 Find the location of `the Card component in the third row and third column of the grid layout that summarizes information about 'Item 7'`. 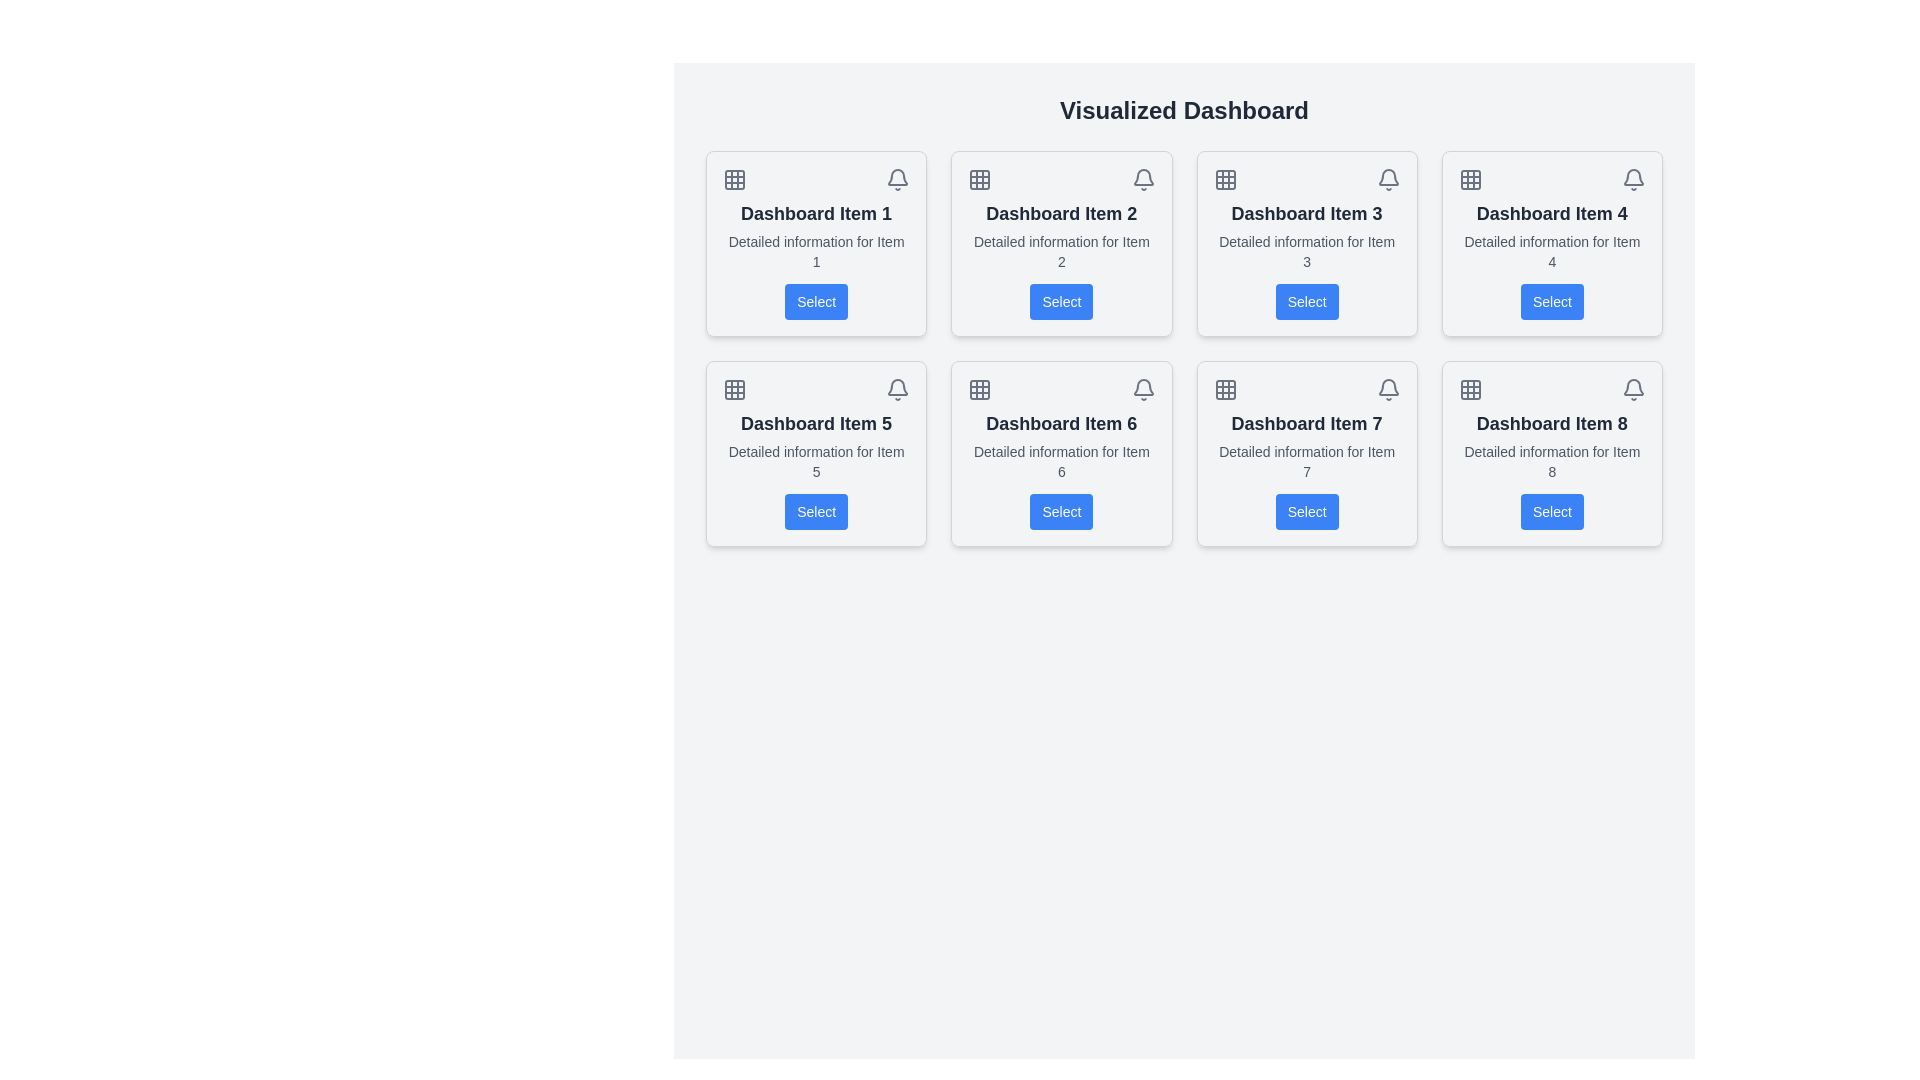

the Card component in the third row and third column of the grid layout that summarizes information about 'Item 7' is located at coordinates (1307, 454).